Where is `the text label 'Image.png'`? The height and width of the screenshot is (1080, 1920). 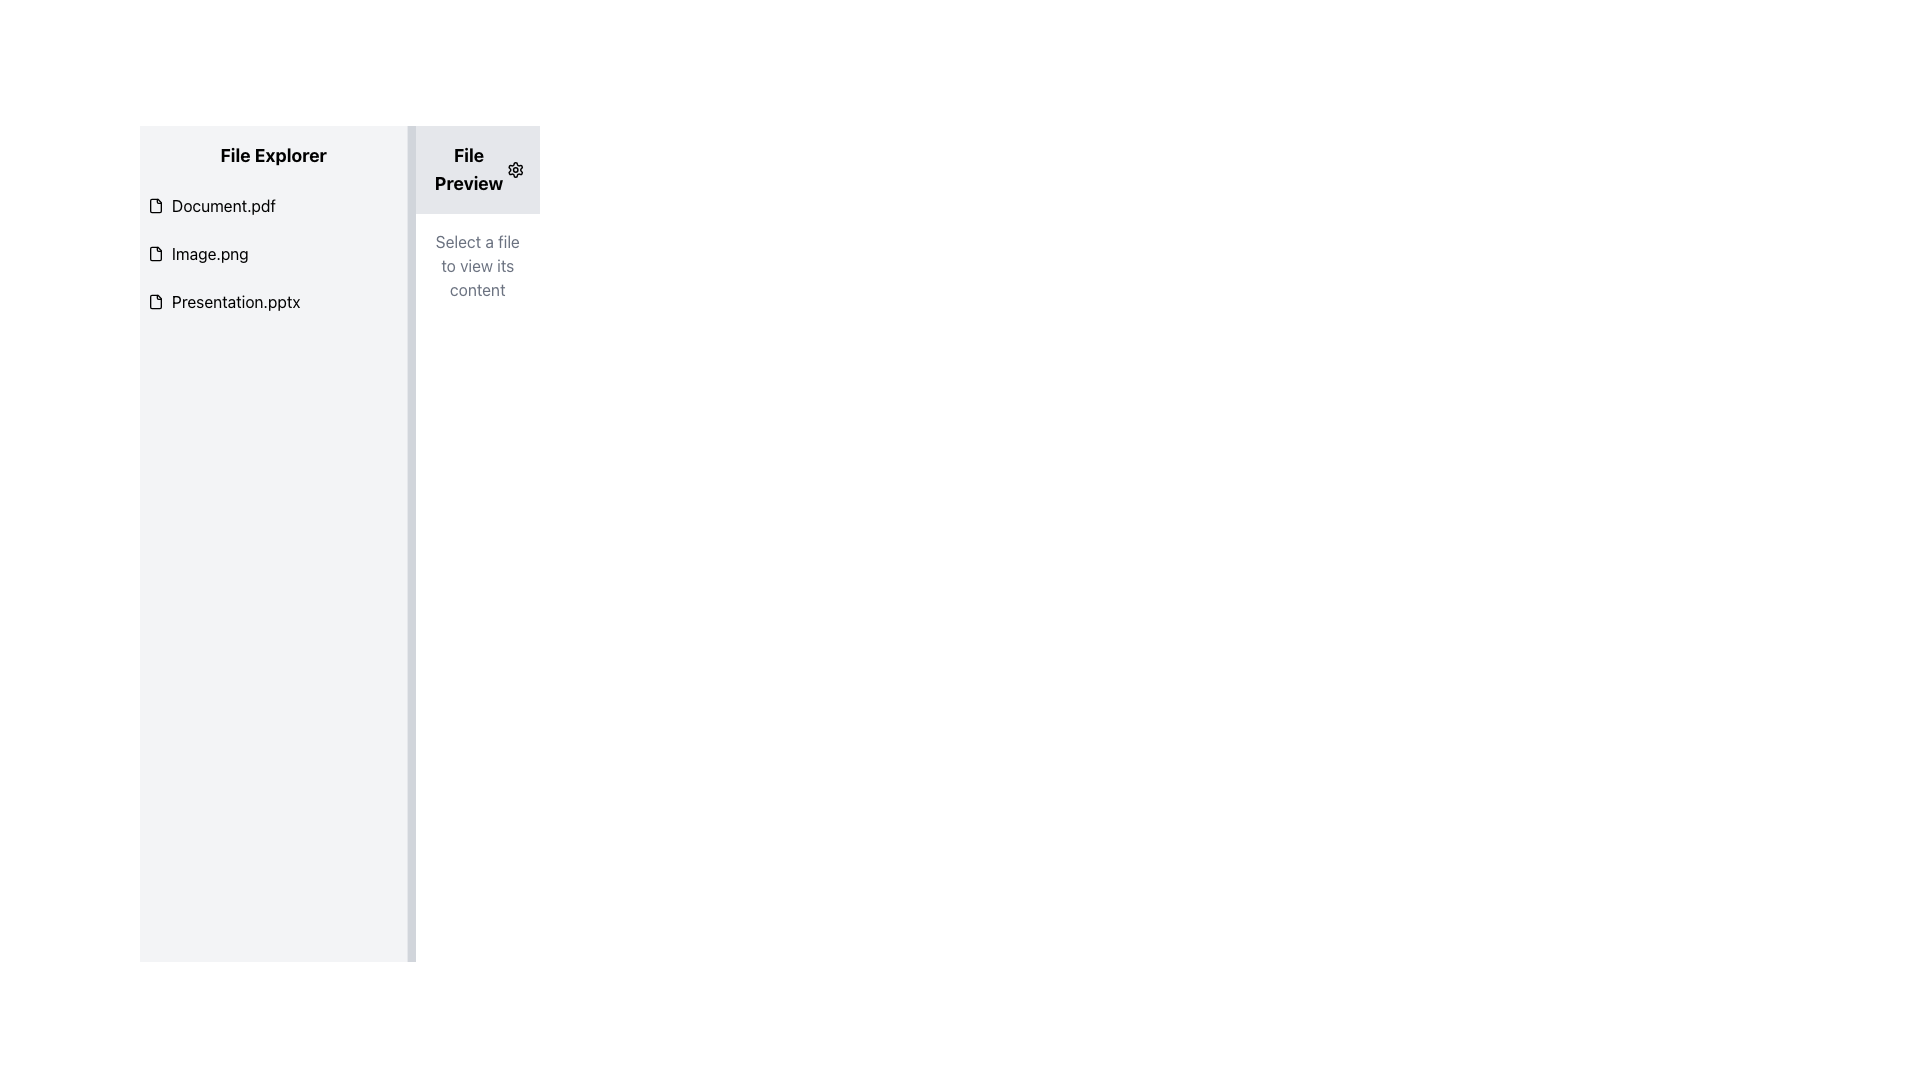 the text label 'Image.png' is located at coordinates (210, 253).